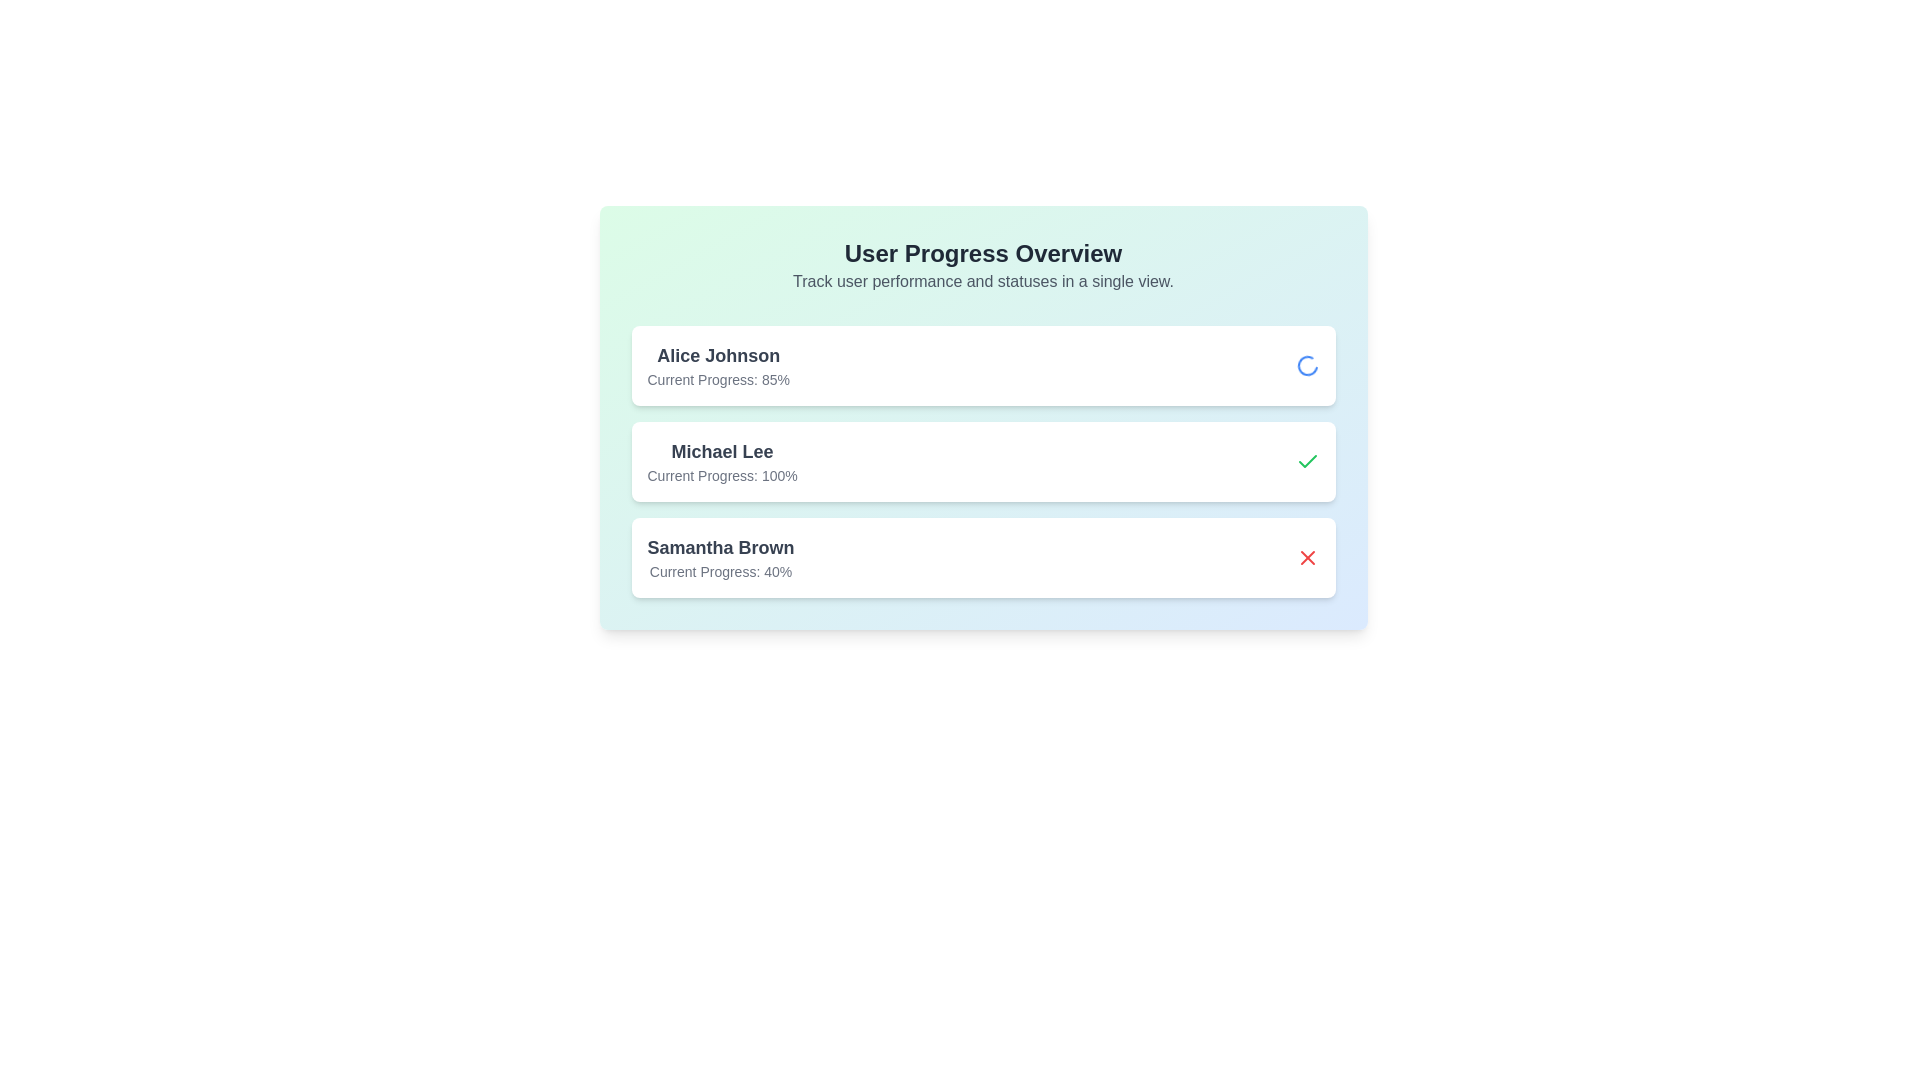 The height and width of the screenshot is (1080, 1920). I want to click on the User information card displaying 'Samantha Brown' with a red cross icon on the right, which is the third card in the stacked list, so click(983, 558).